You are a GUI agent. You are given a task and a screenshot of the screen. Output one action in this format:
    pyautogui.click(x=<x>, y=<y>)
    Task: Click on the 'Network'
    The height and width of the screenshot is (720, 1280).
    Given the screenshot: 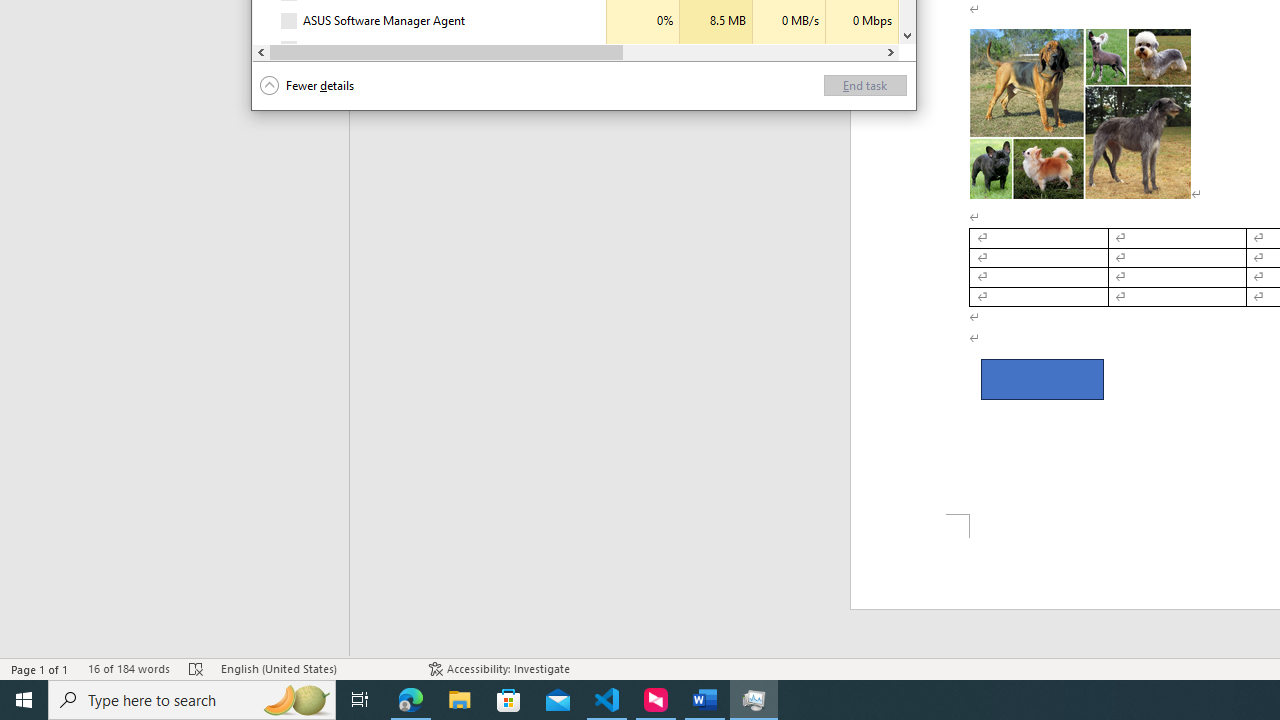 What is the action you would take?
    pyautogui.click(x=862, y=48)
    